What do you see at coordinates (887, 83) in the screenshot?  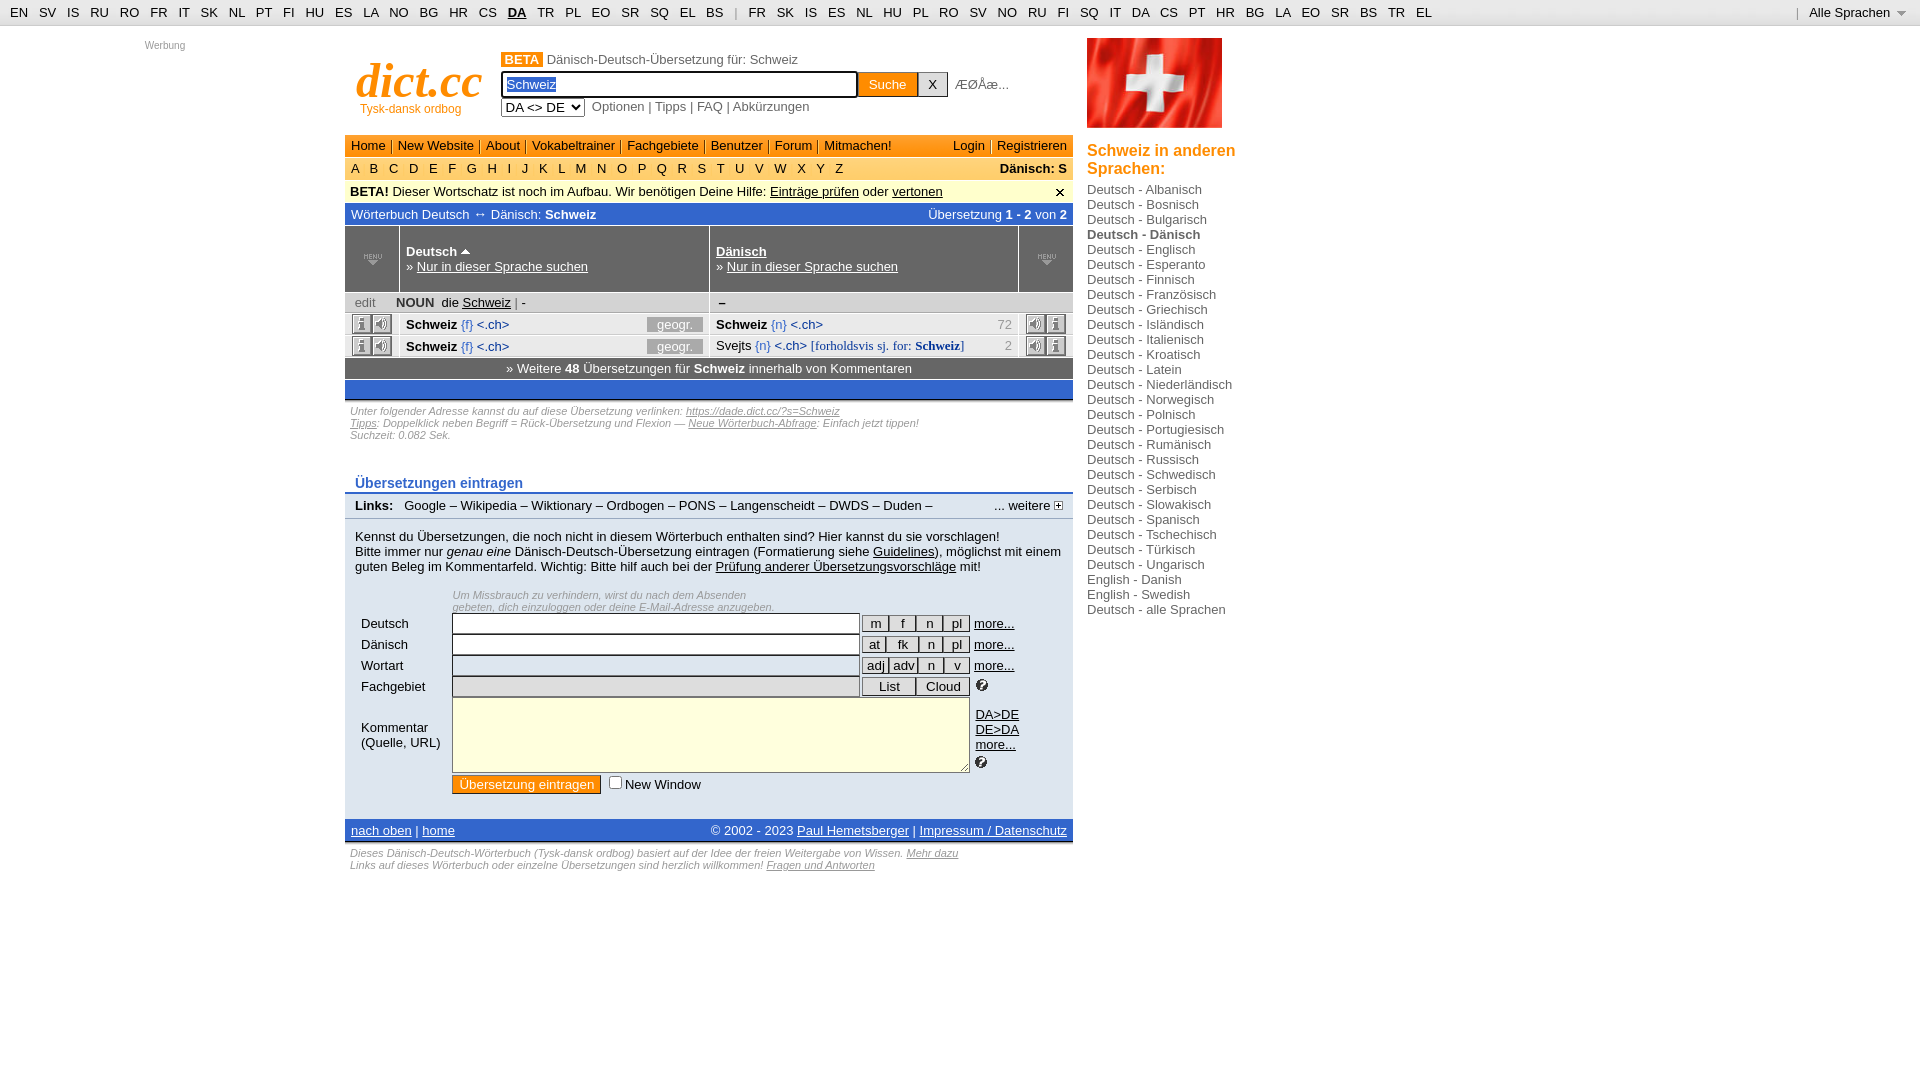 I see `'Suche'` at bounding box center [887, 83].